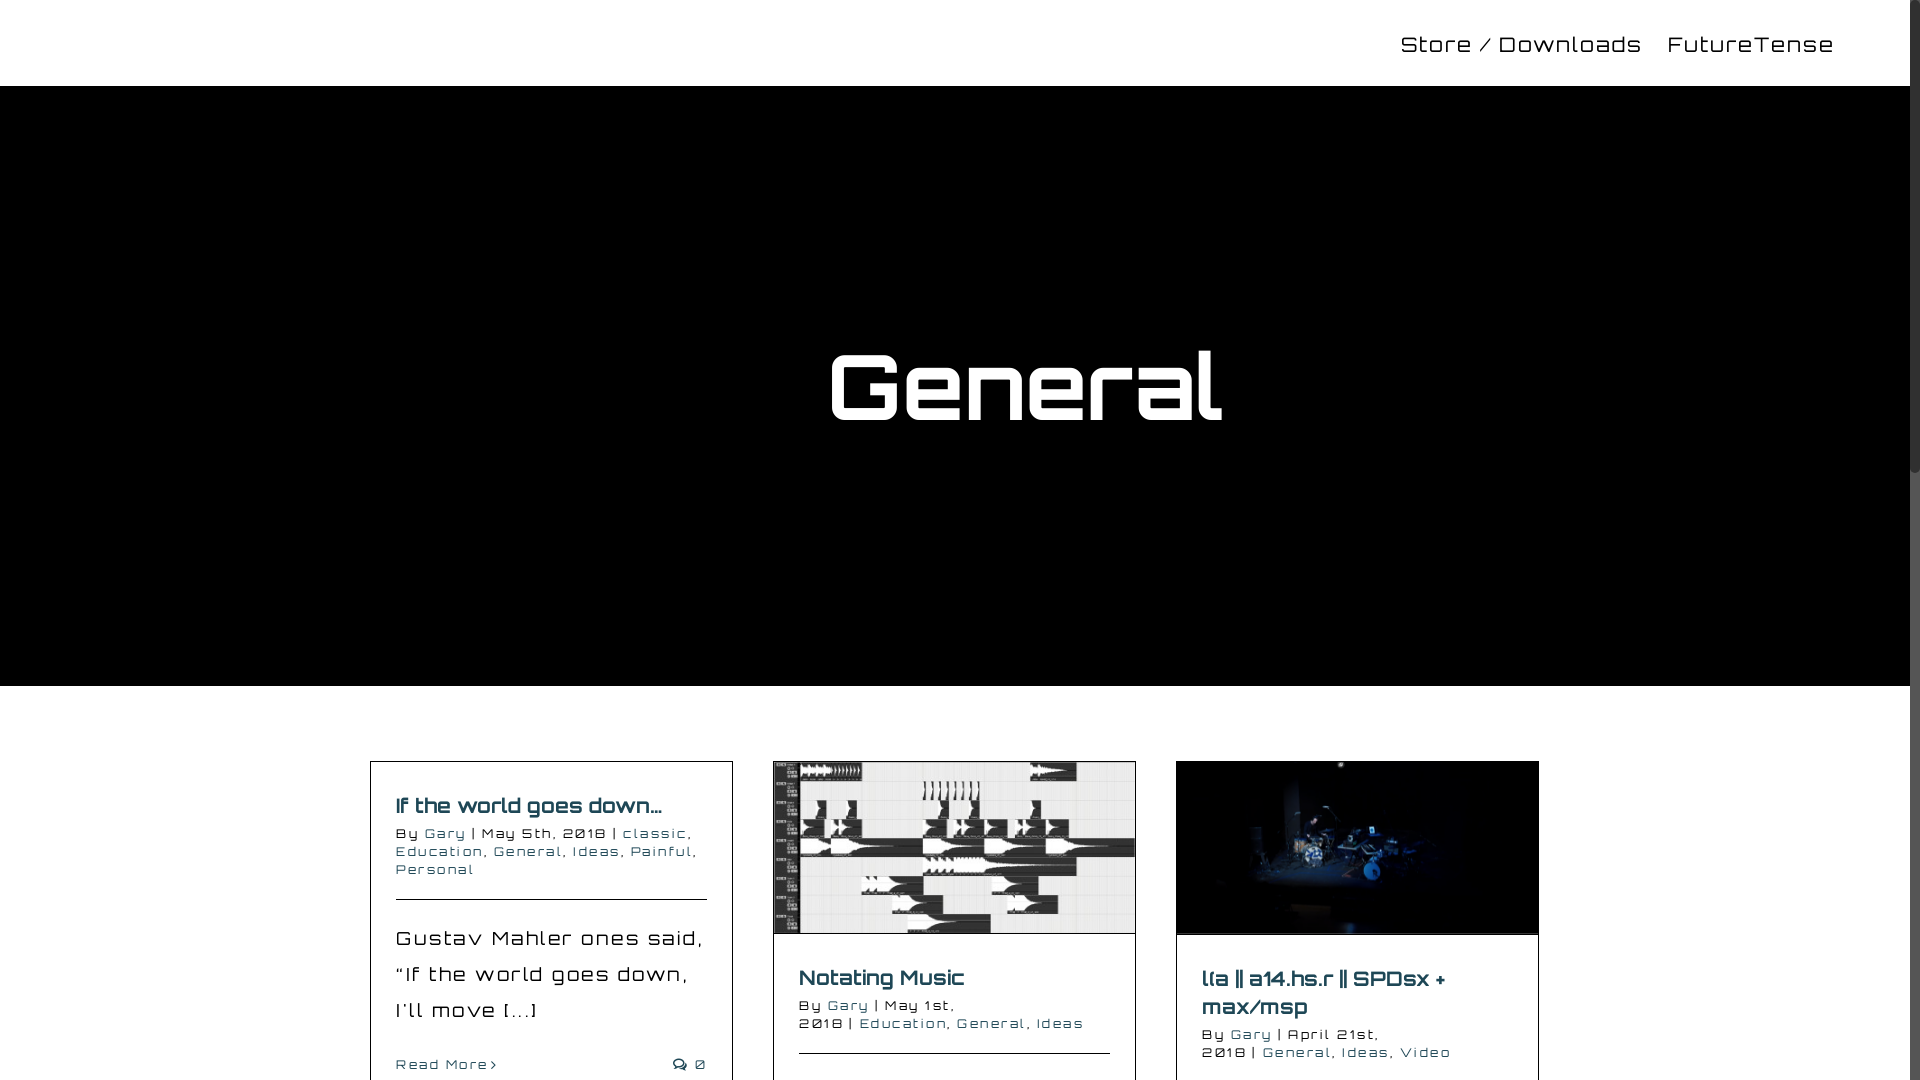 This screenshot has height=1080, width=1920. What do you see at coordinates (422, 833) in the screenshot?
I see `'Gary'` at bounding box center [422, 833].